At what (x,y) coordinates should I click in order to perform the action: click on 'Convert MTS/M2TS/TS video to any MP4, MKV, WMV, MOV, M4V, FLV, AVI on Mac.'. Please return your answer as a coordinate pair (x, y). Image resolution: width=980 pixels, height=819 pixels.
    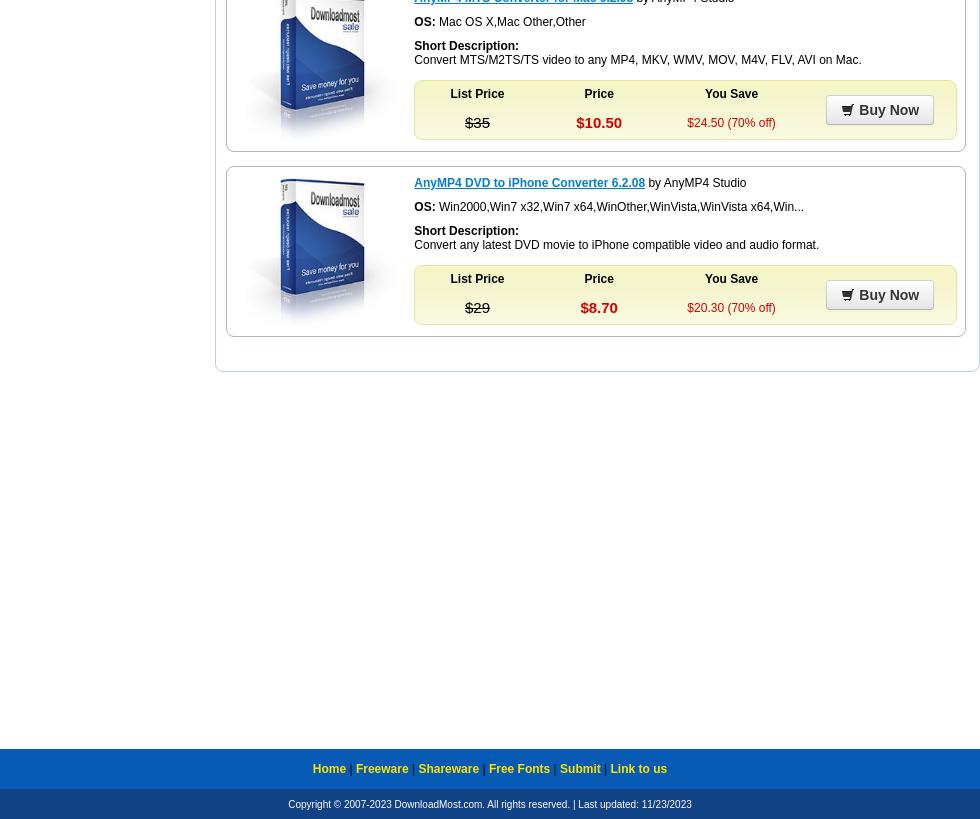
    Looking at the image, I should click on (637, 57).